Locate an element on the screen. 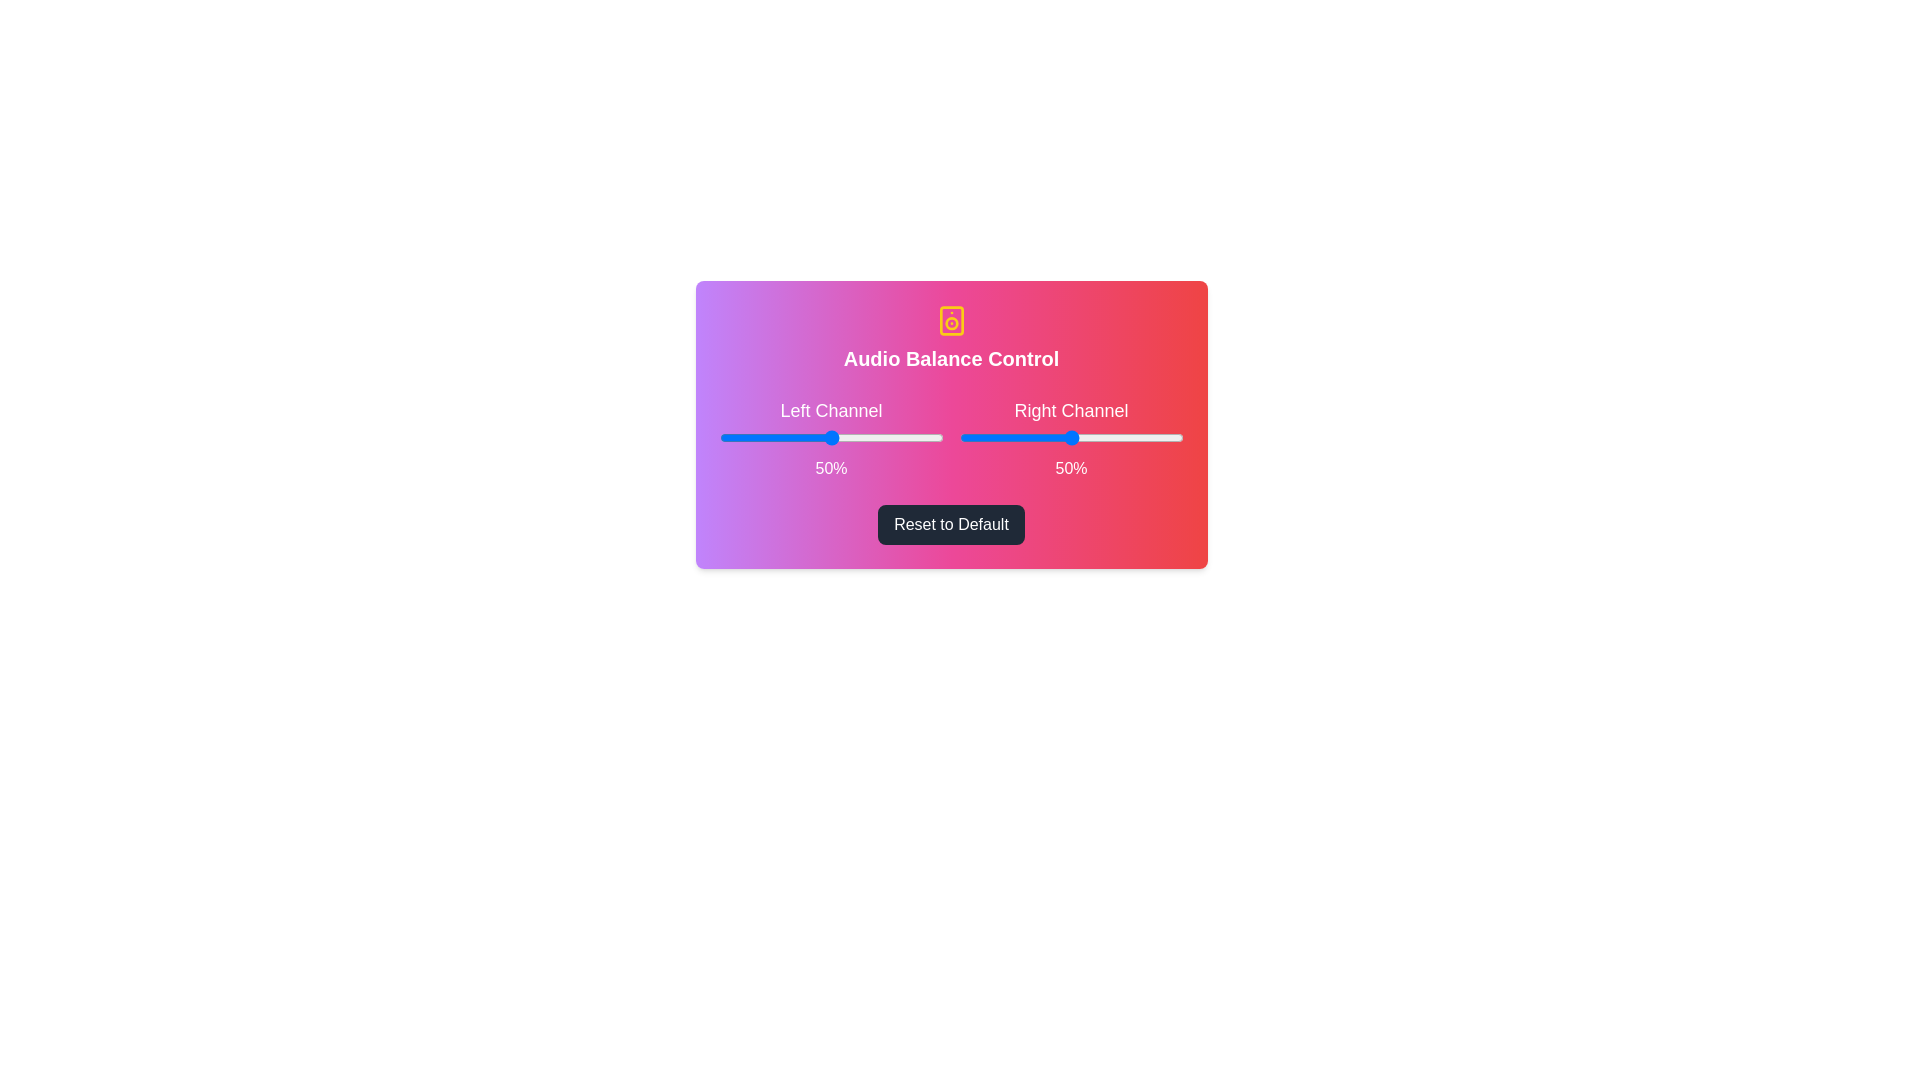  the right channel slider to set the volume to 97% is located at coordinates (1176, 437).